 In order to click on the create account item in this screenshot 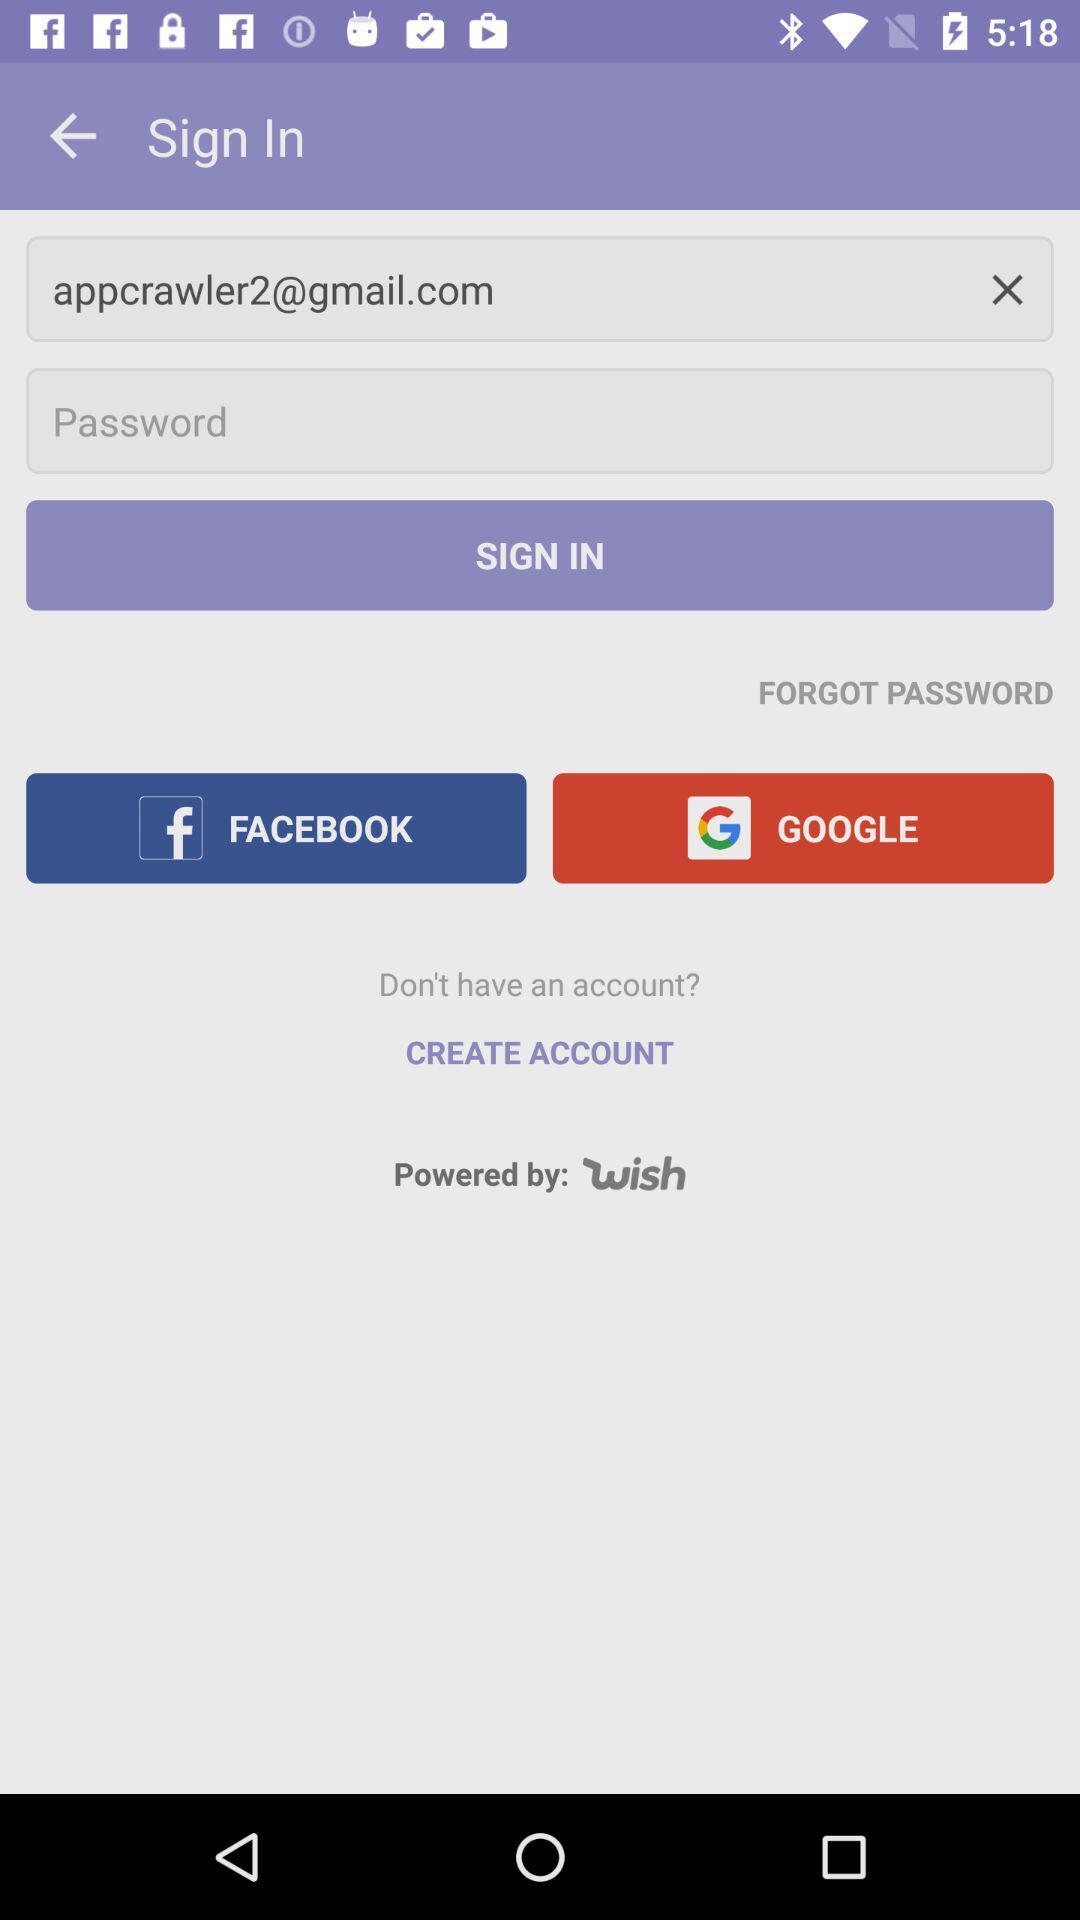, I will do `click(540, 1051)`.